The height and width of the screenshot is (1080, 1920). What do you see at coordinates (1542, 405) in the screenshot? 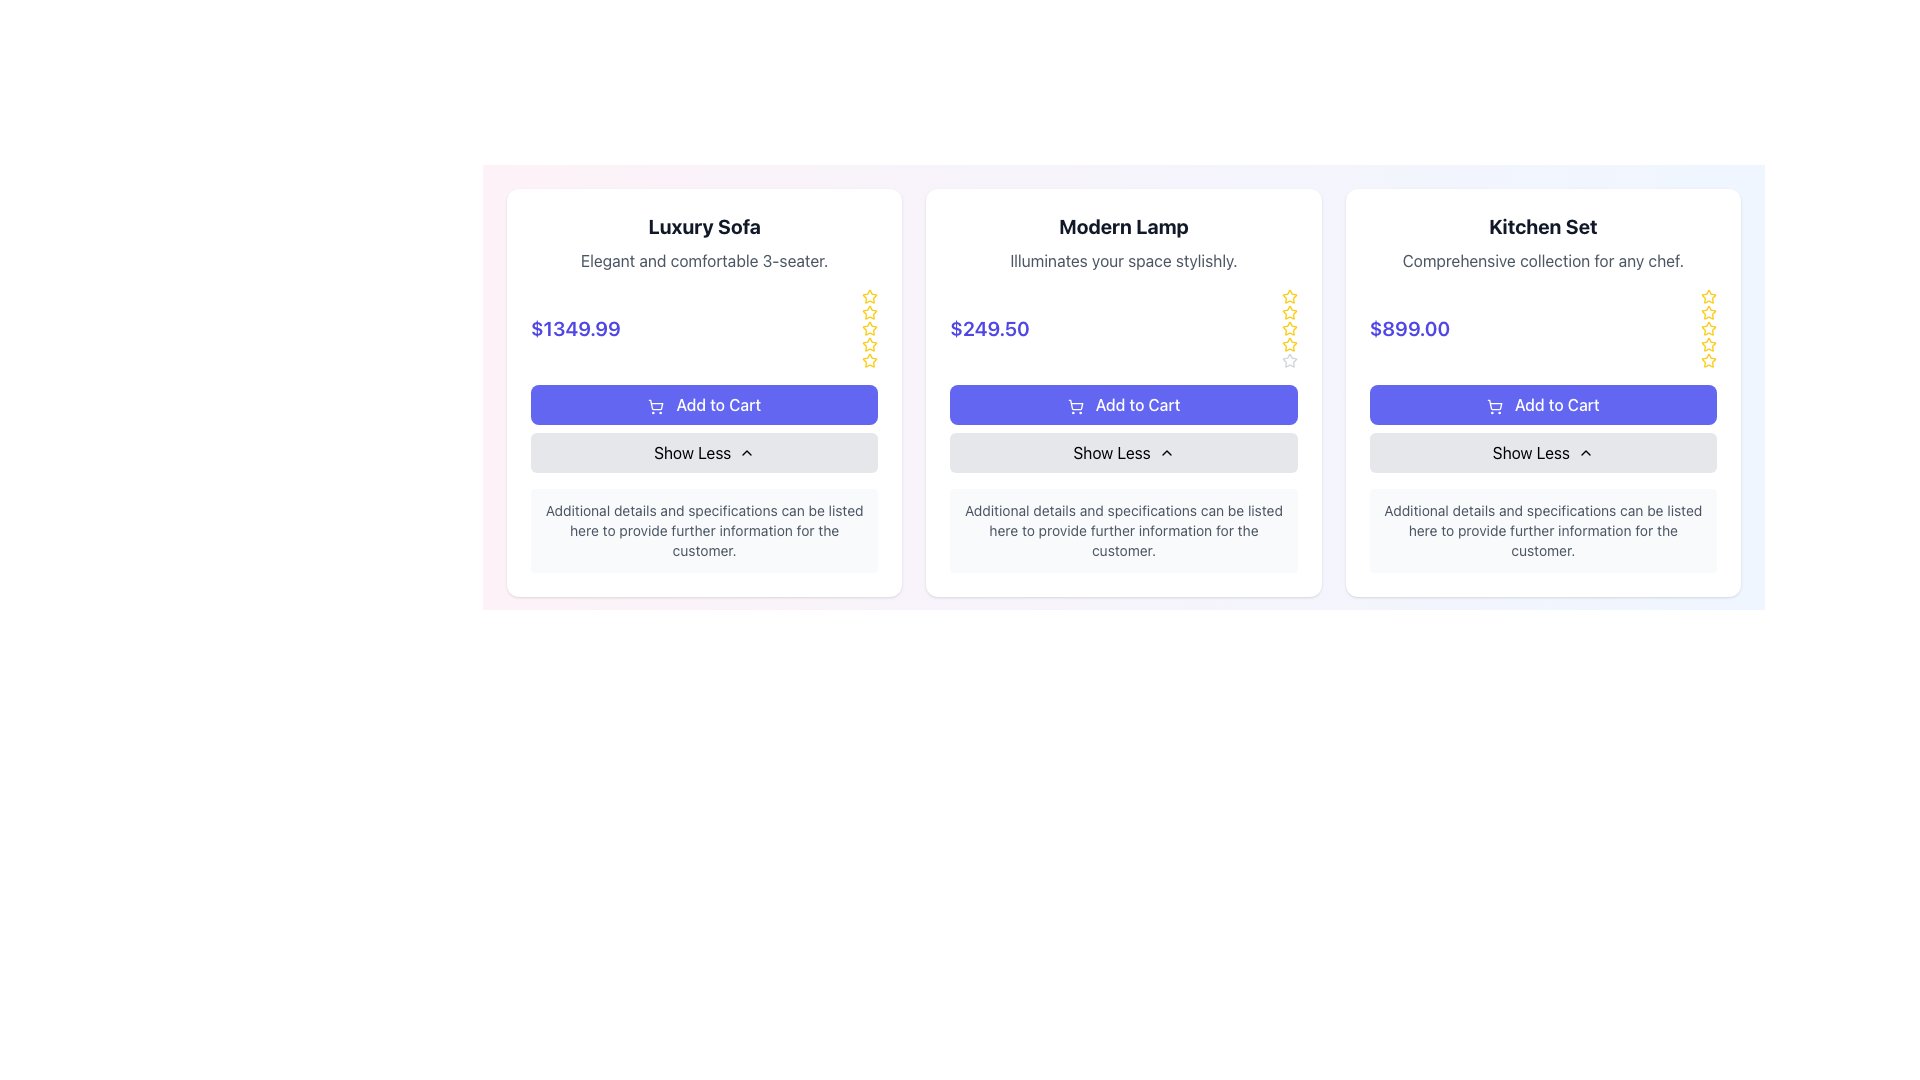
I see `the 'Add to Cart' button for the 'Kitchen Set' product located in the third card from the left, positioned below the price tag of '$899.00' and above the 'Show Less' button` at bounding box center [1542, 405].